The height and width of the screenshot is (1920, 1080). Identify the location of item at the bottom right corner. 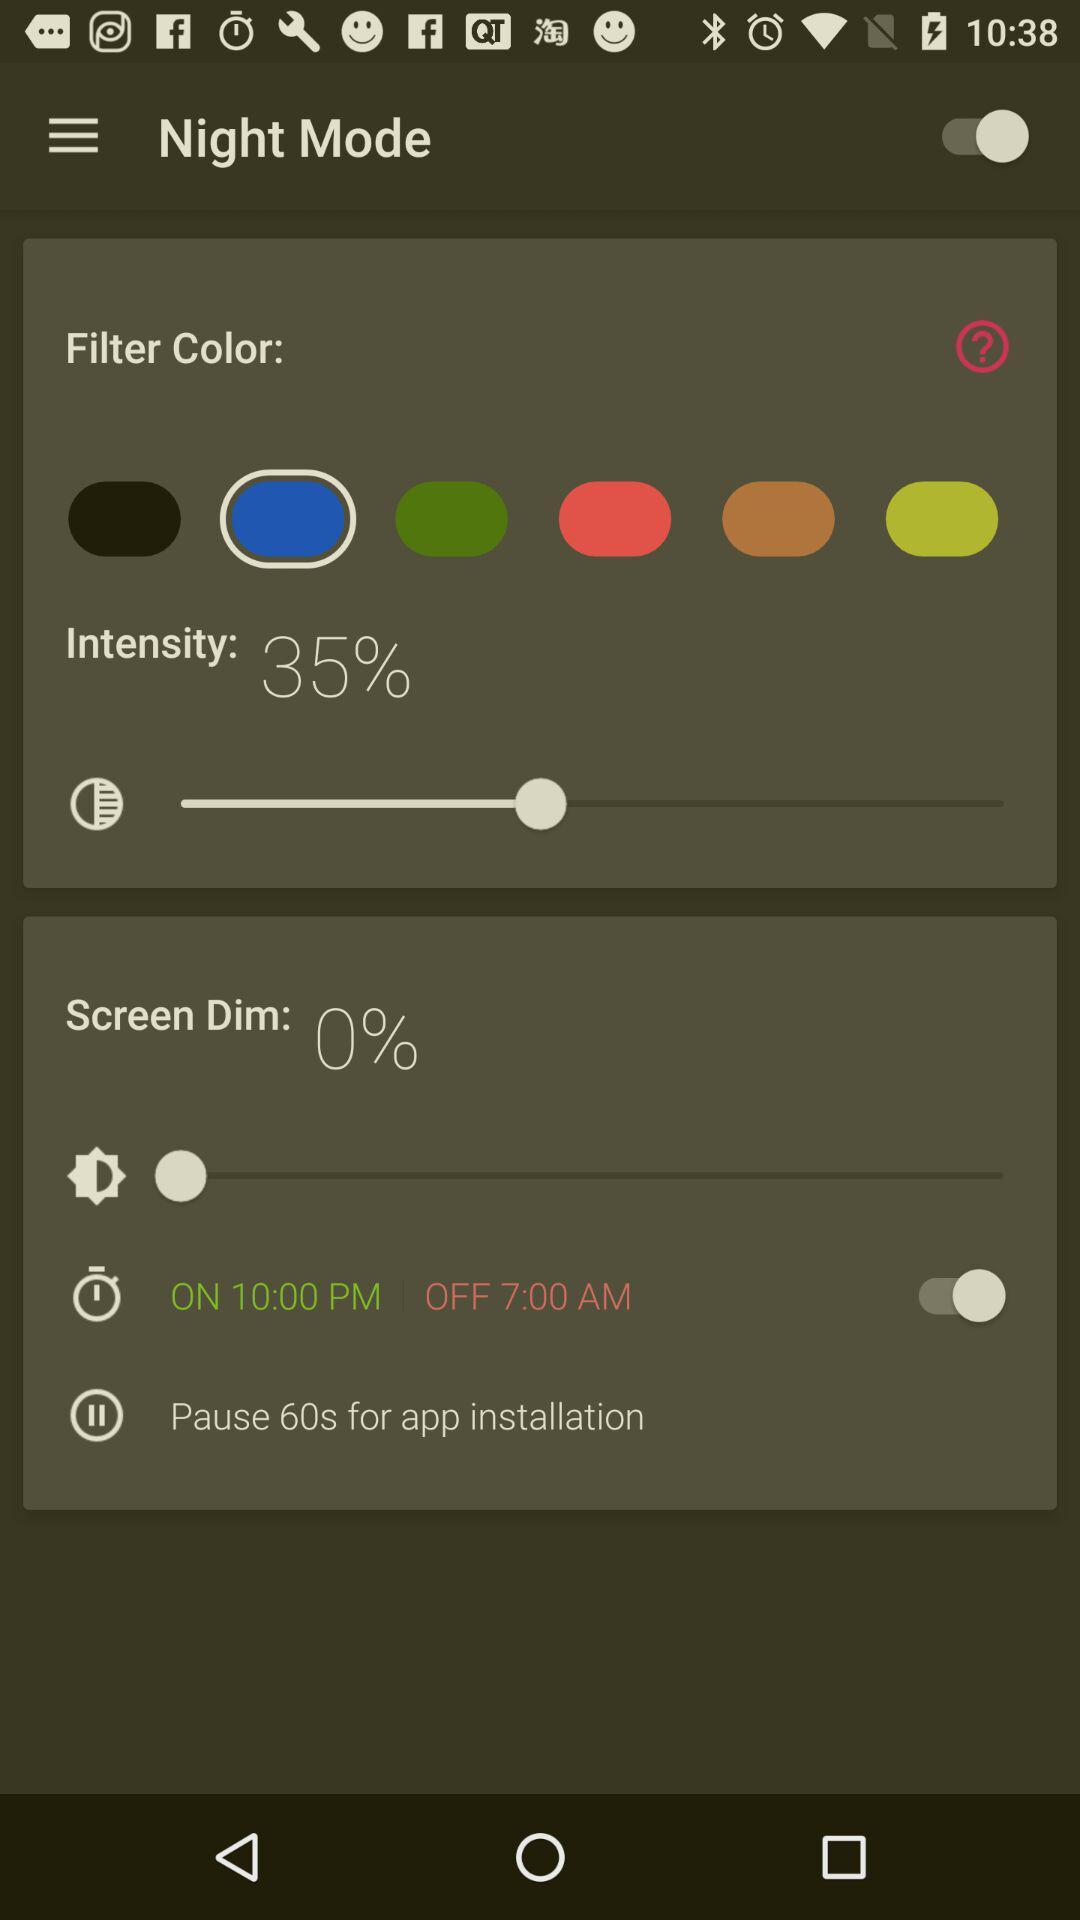
(951, 1295).